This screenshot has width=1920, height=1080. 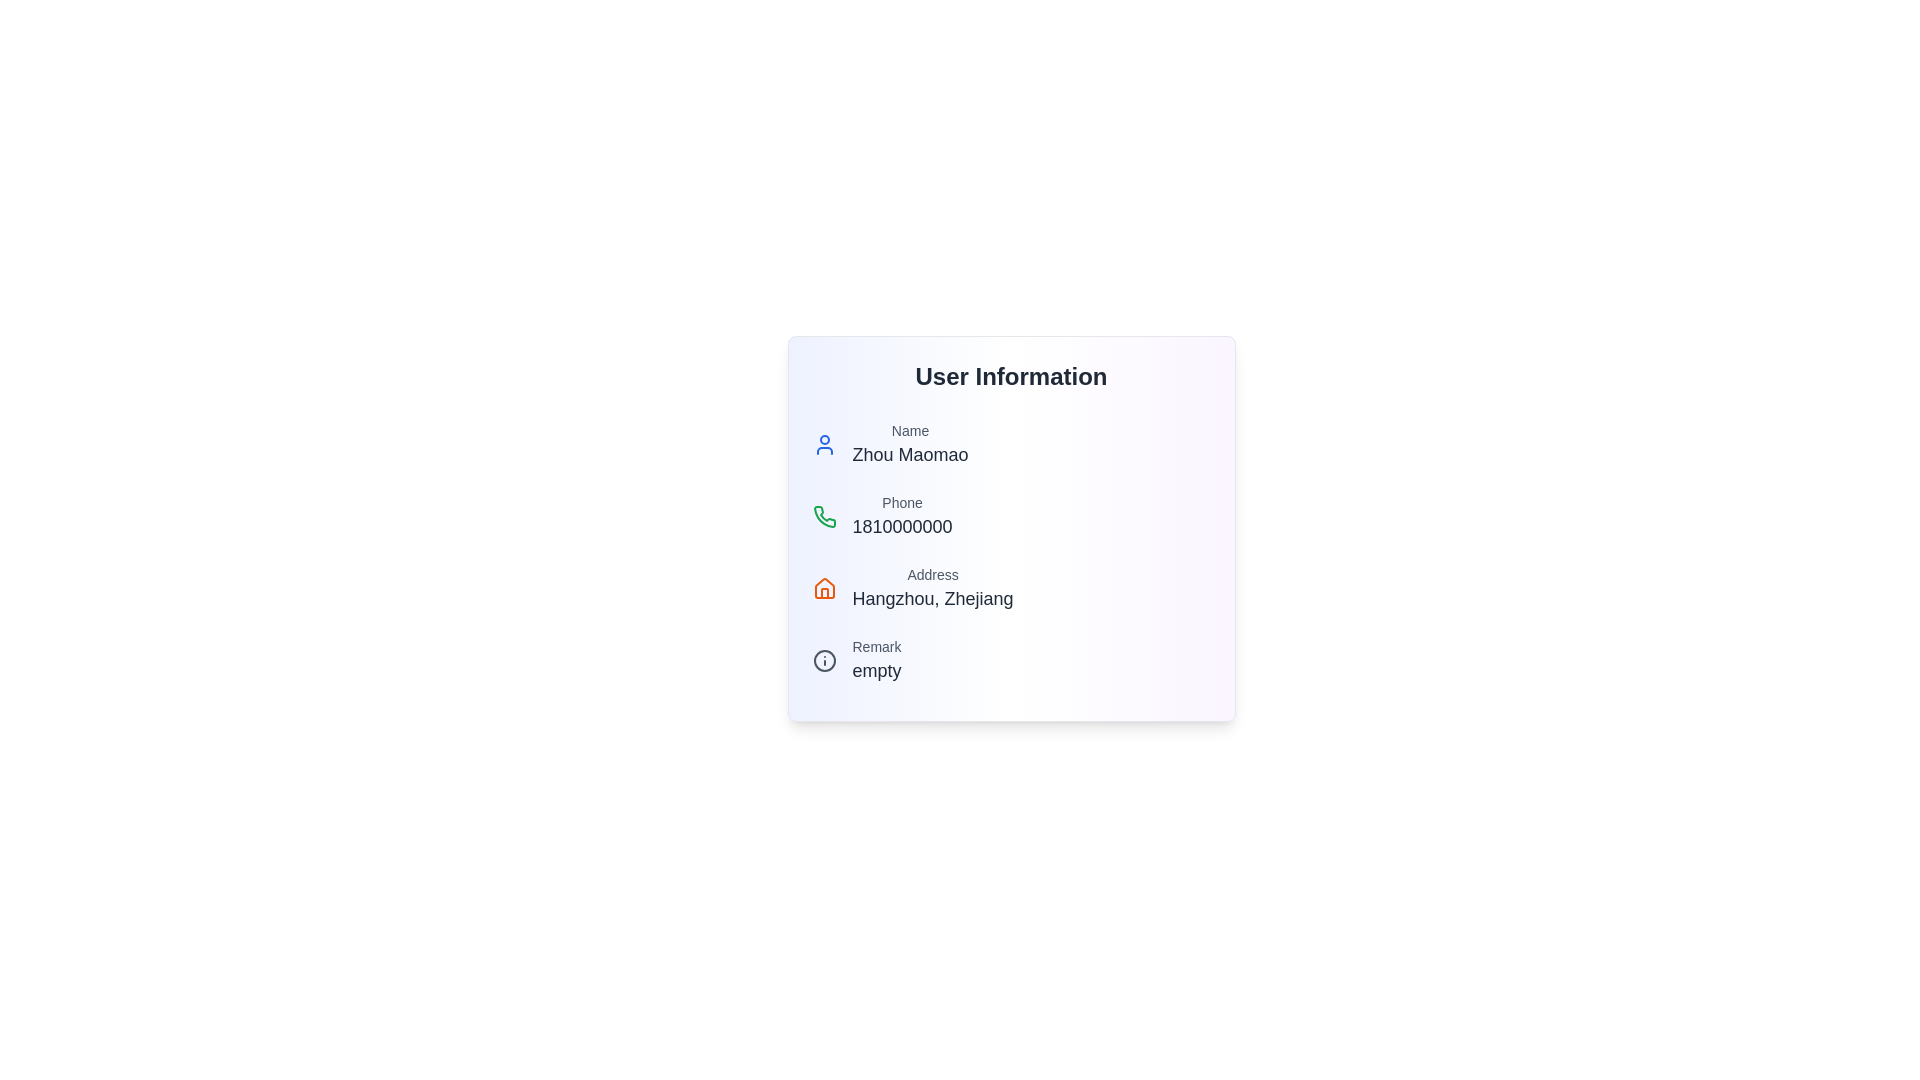 What do you see at coordinates (901, 515) in the screenshot?
I see `on the text display that shows the user's phone number, located below the green phone icon and above the 'Address' field in the 'User Information' panel` at bounding box center [901, 515].